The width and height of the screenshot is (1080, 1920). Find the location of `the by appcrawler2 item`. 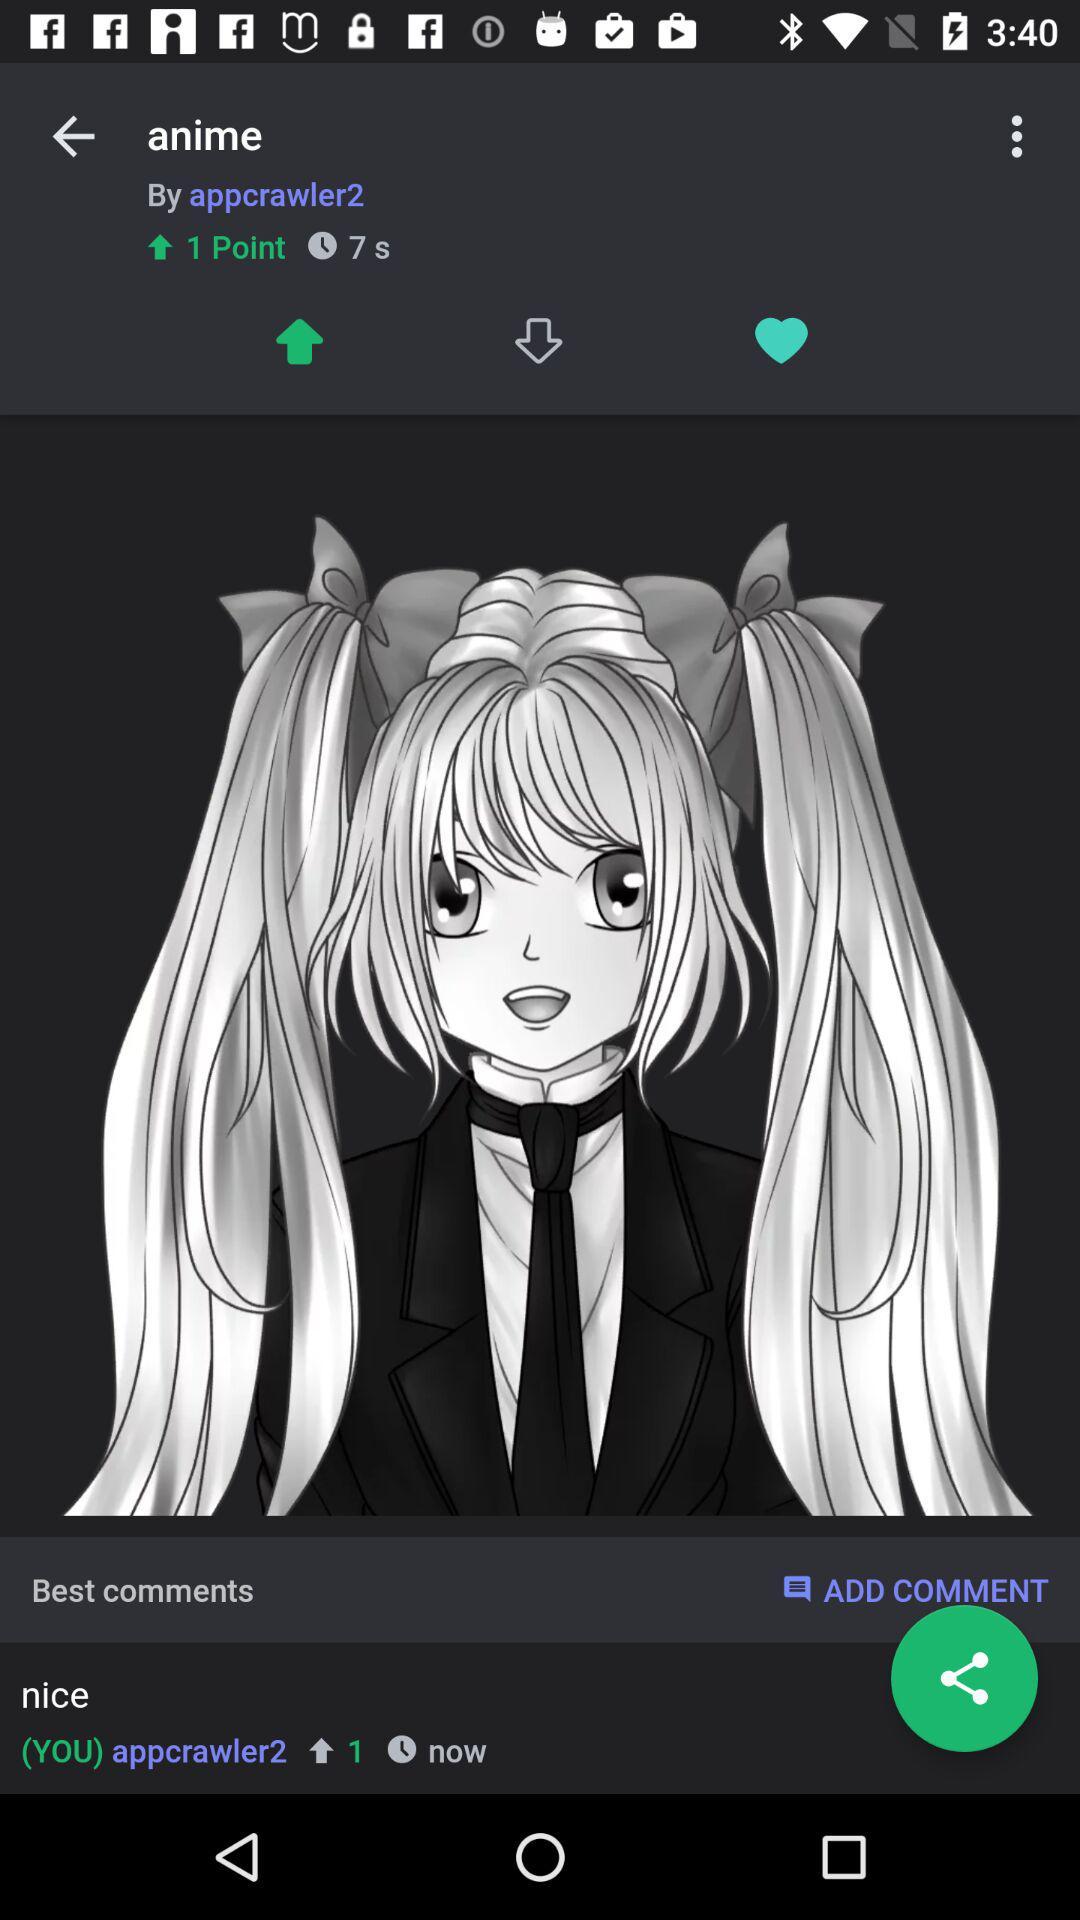

the by appcrawler2 item is located at coordinates (254, 193).